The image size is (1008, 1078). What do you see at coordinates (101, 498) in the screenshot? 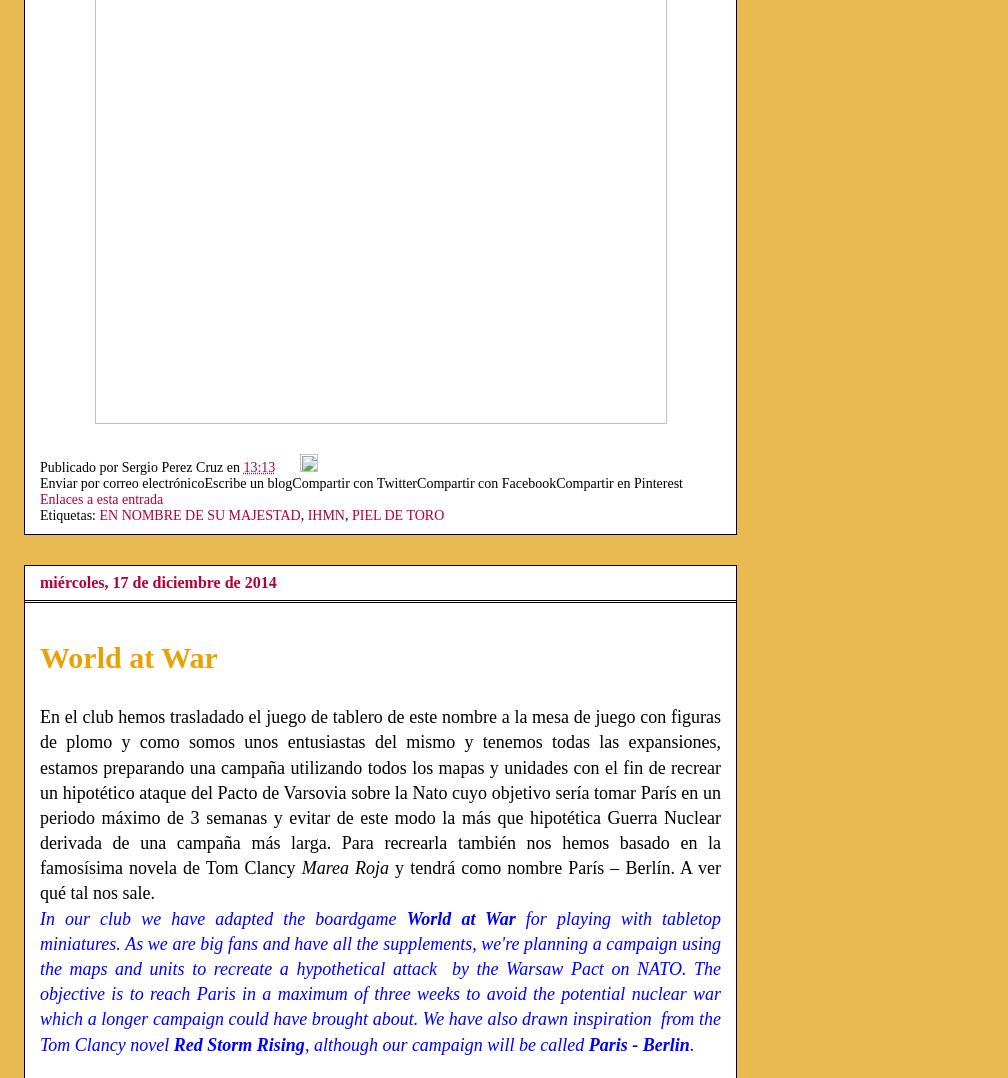
I see `'Enlaces a esta entrada'` at bounding box center [101, 498].